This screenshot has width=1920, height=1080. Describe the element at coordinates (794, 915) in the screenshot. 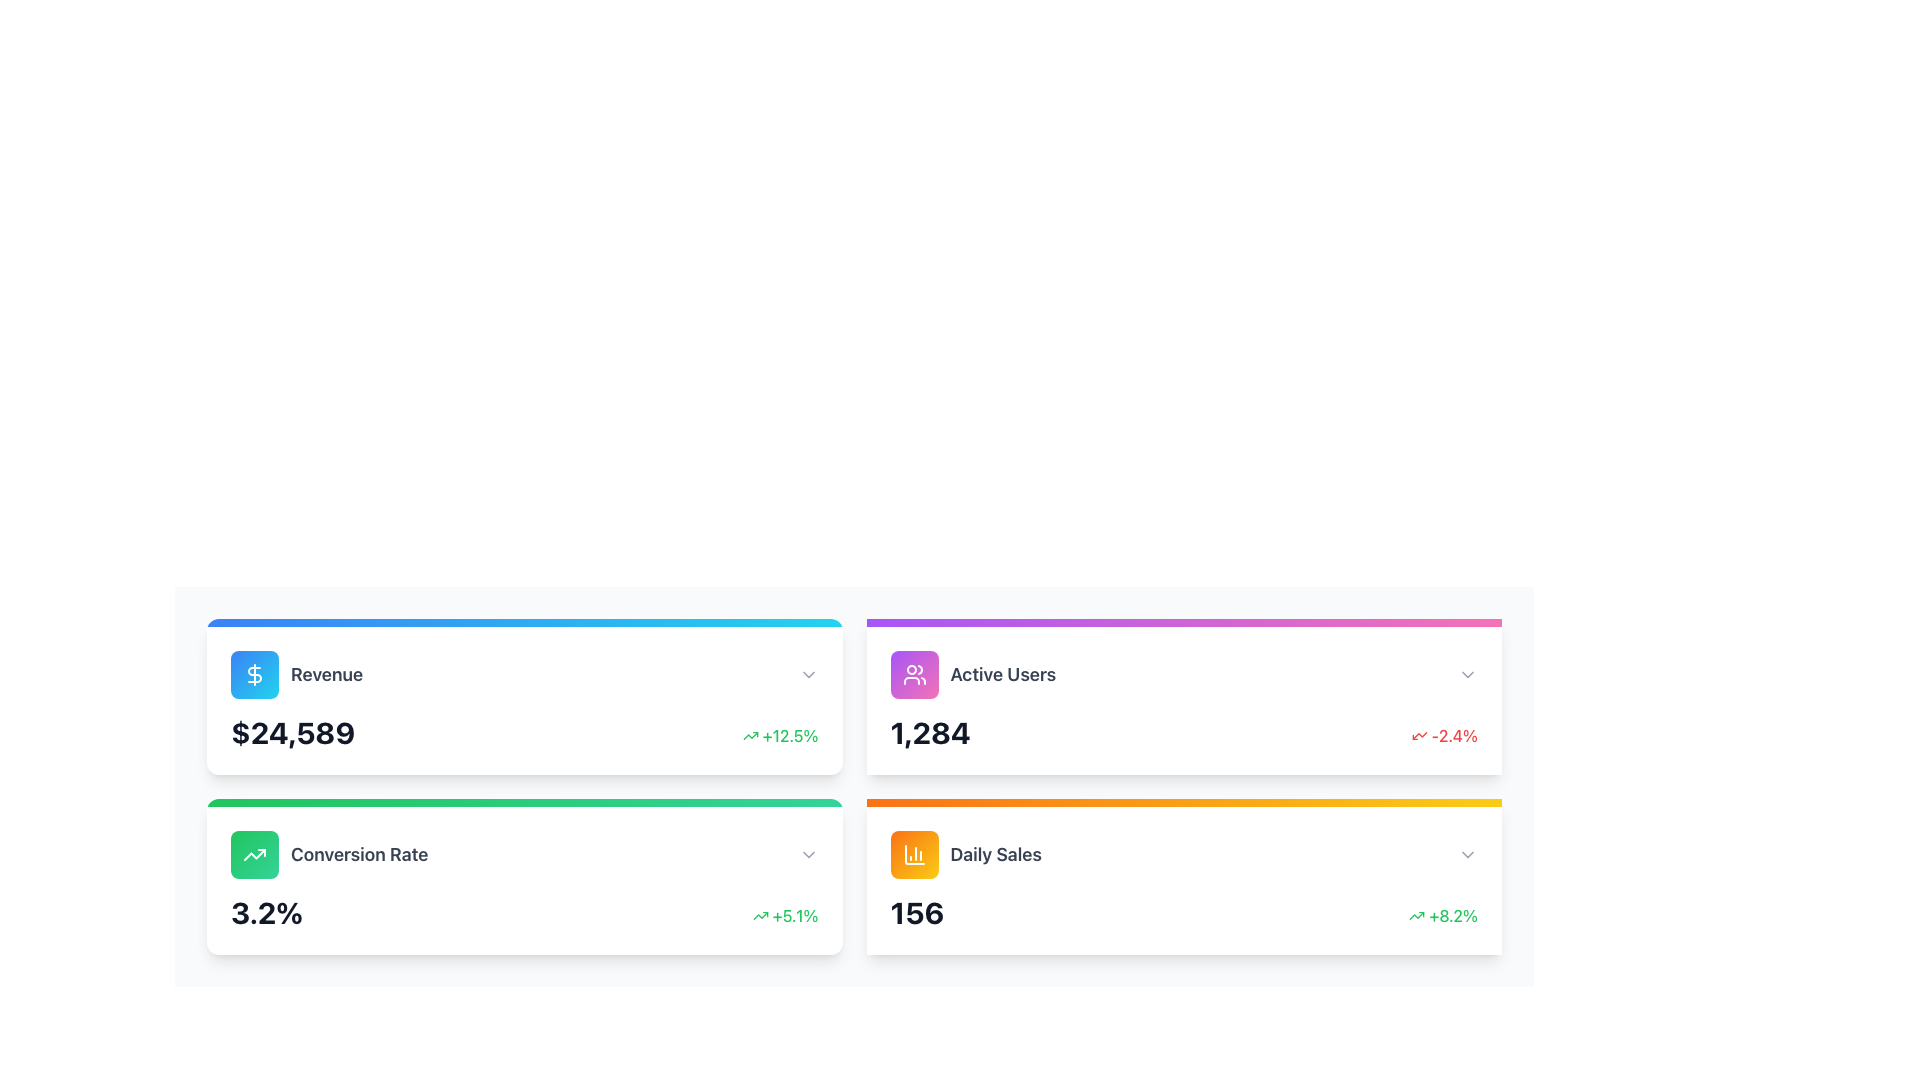

I see `the textual indicator reading '+5.1%' displayed in green, which is located in the bottom-left card titled 'Conversion Rate', positioned to the right of a small upward arrow icon` at that location.